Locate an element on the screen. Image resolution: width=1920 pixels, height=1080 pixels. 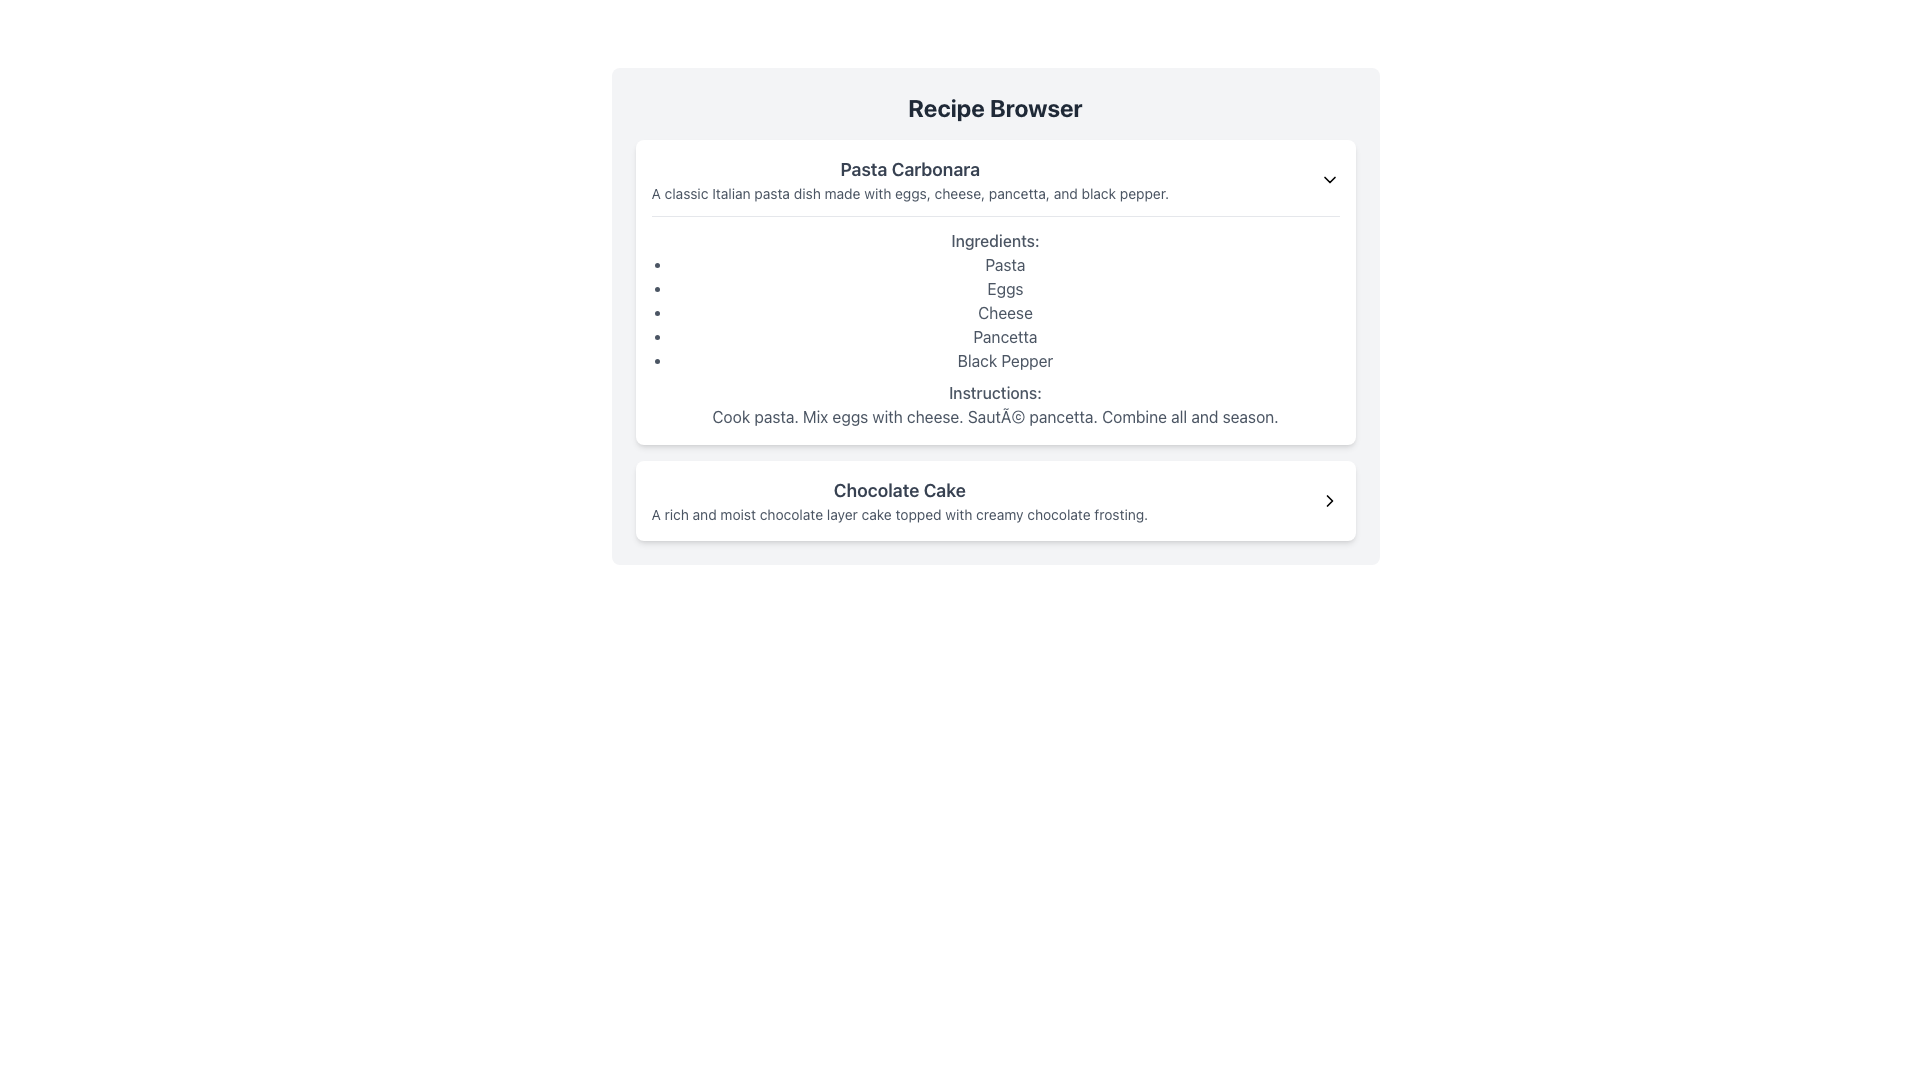
the Text label that serves as the title for the ingredients section of the 'Pasta Carbonara' recipe, which is positioned at the top-center of the interface is located at coordinates (995, 239).